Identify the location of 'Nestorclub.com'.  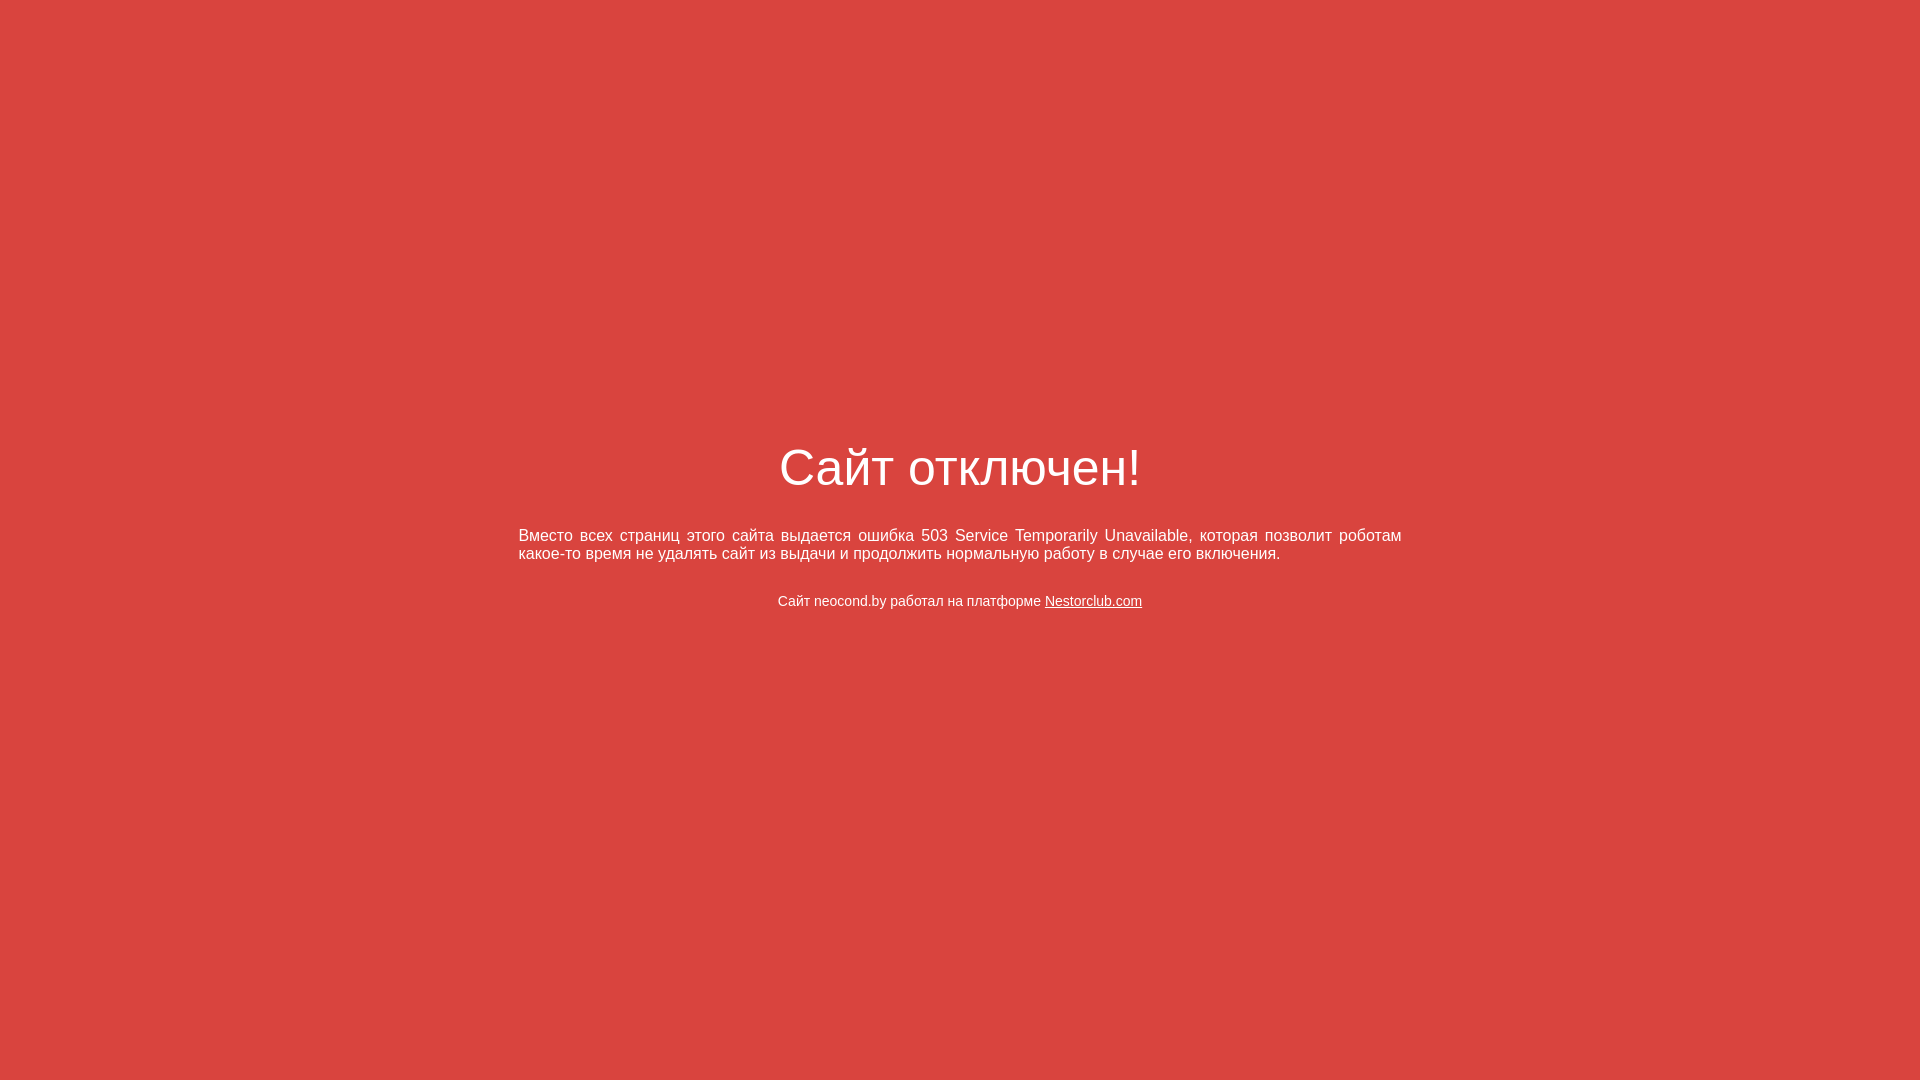
(1092, 600).